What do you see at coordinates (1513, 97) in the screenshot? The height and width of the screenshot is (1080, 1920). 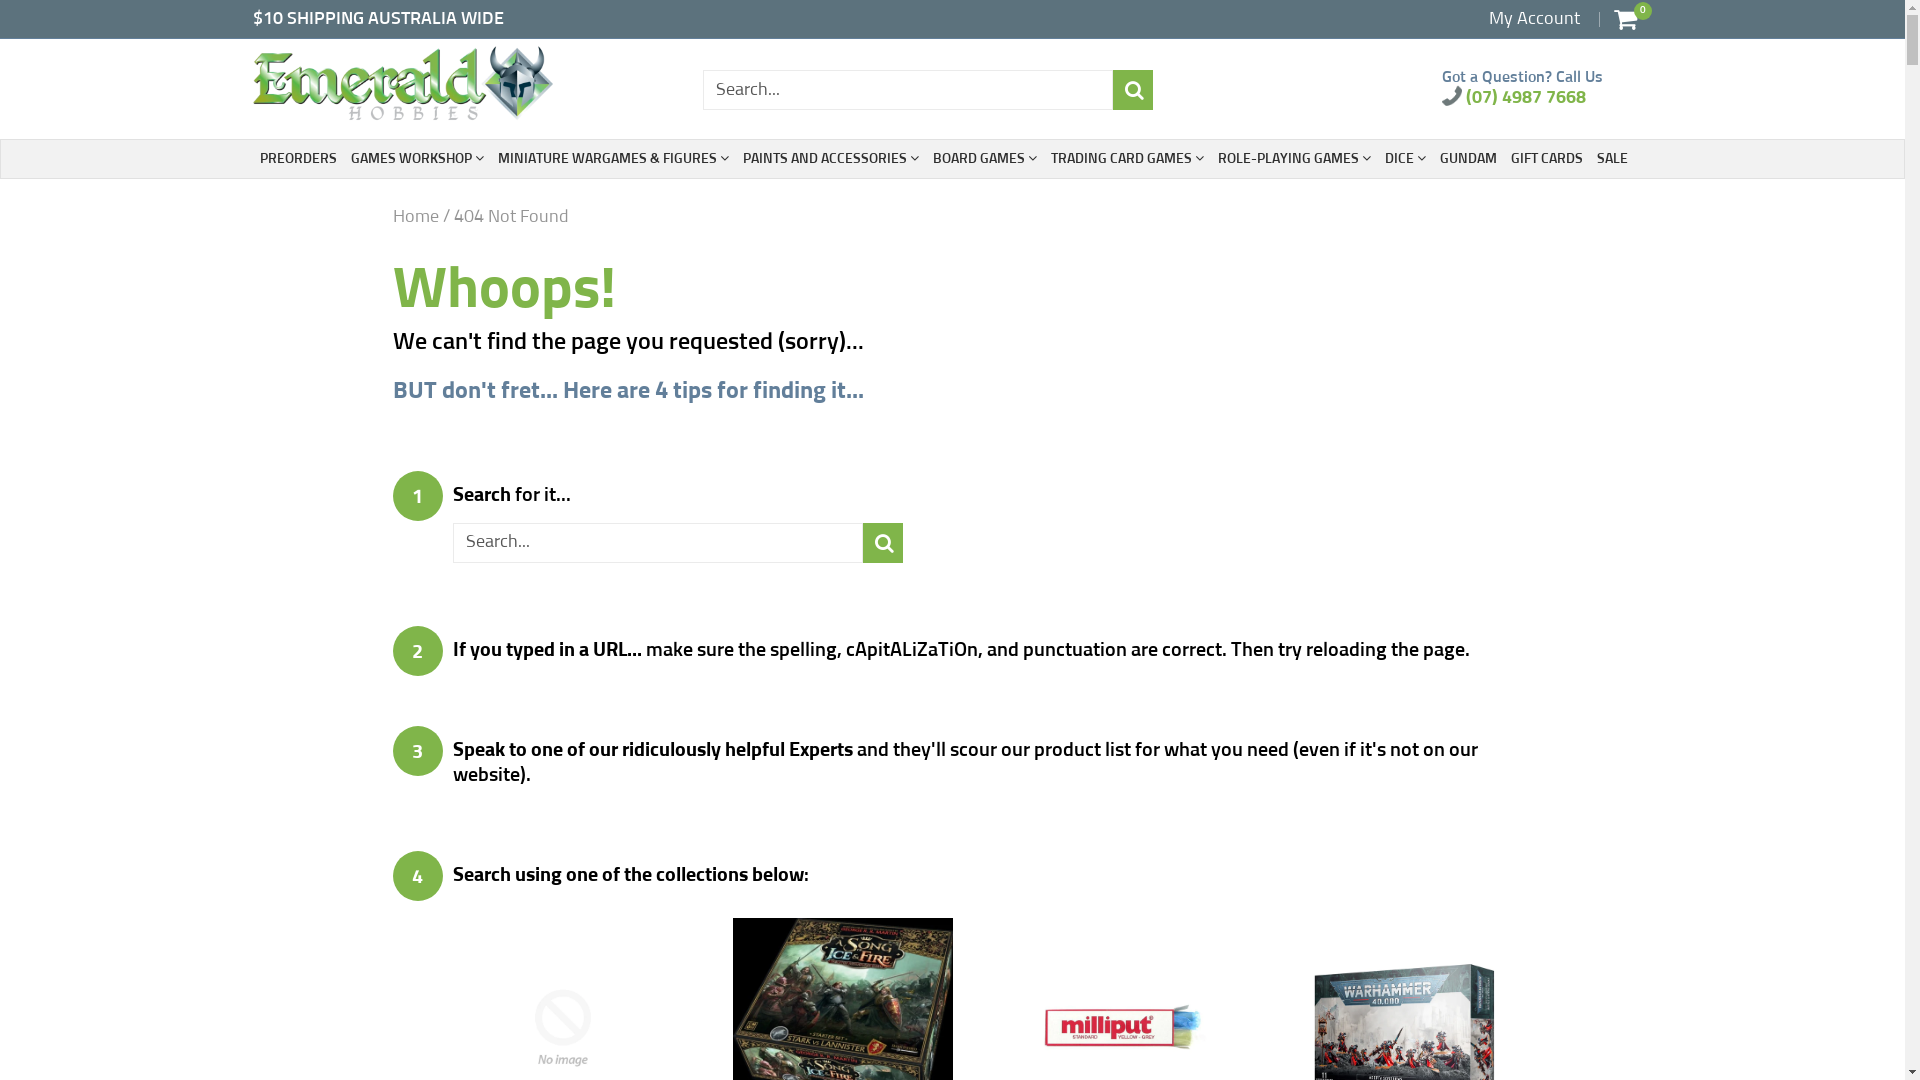 I see `'(07) 4987 7668'` at bounding box center [1513, 97].